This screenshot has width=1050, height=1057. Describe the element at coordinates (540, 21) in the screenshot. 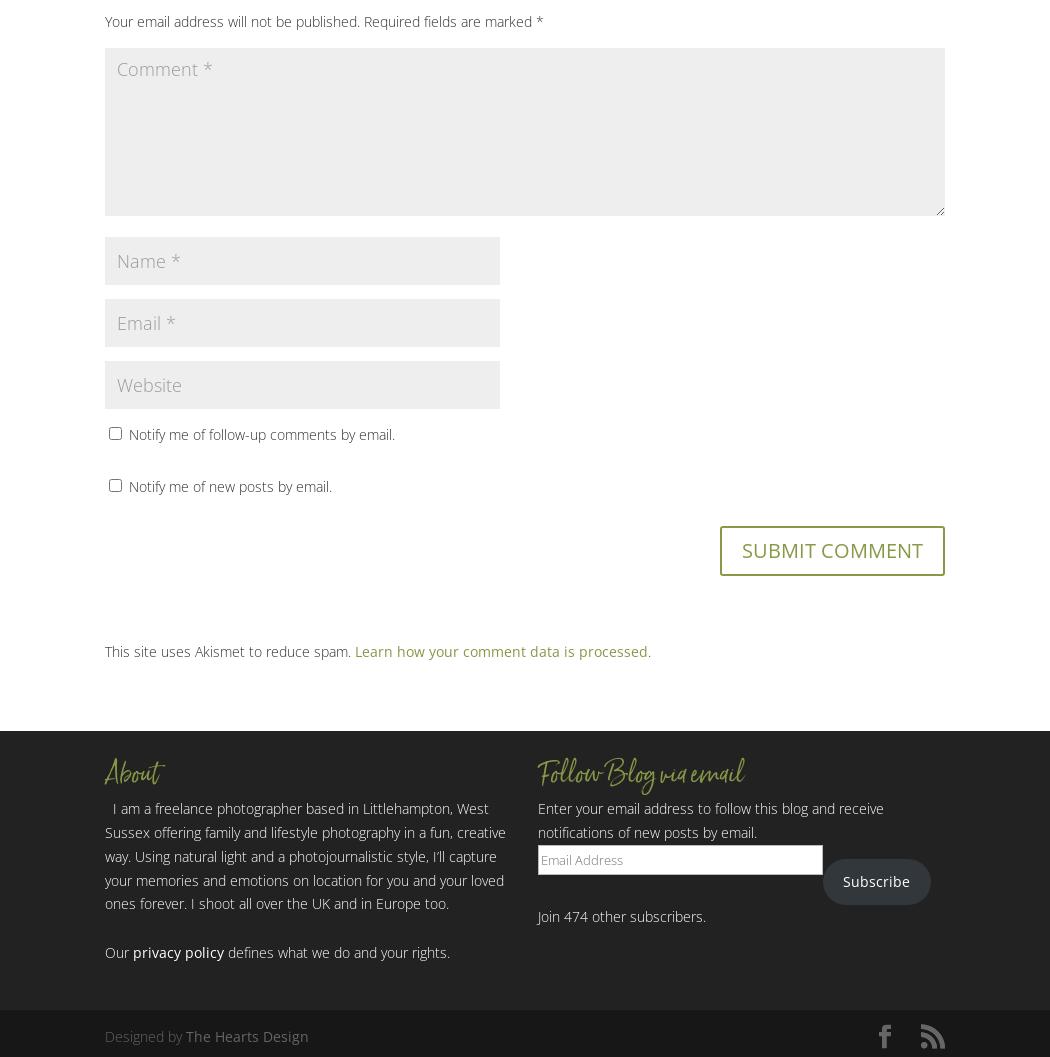

I see `'*'` at that location.